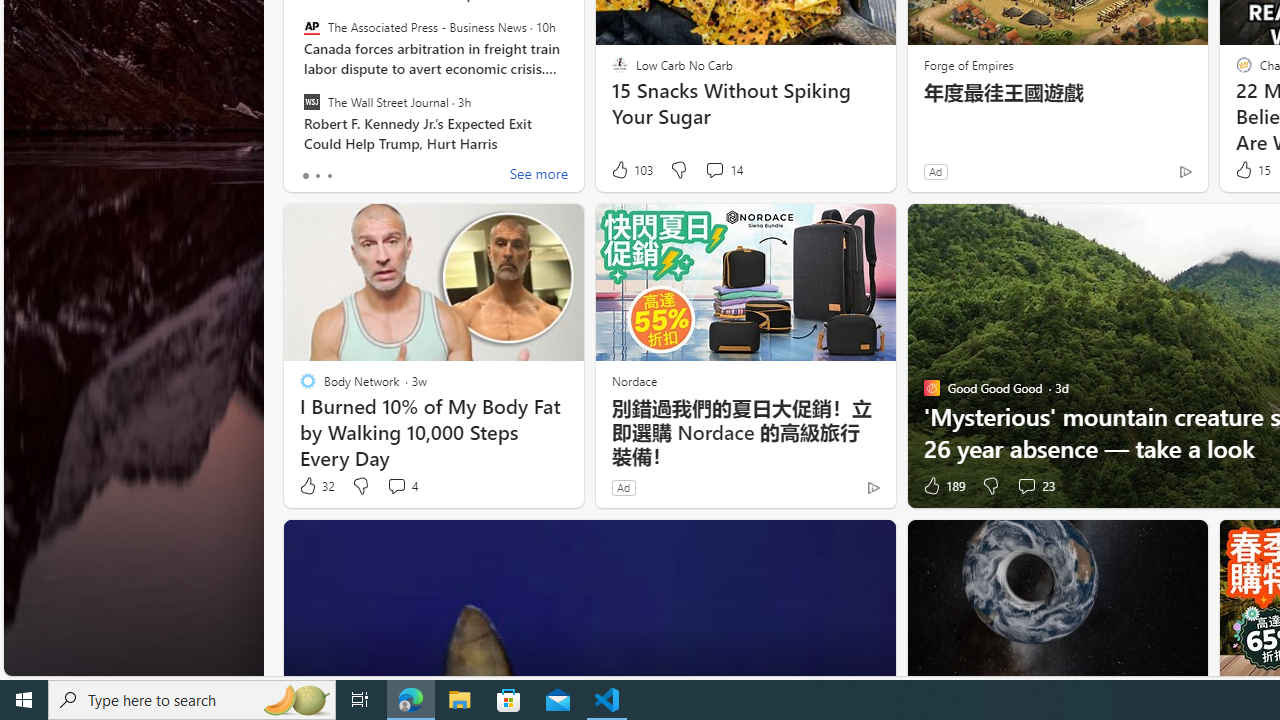 Image resolution: width=1280 pixels, height=720 pixels. Describe the element at coordinates (294, 698) in the screenshot. I see `'Search highlights icon opens search home window'` at that location.